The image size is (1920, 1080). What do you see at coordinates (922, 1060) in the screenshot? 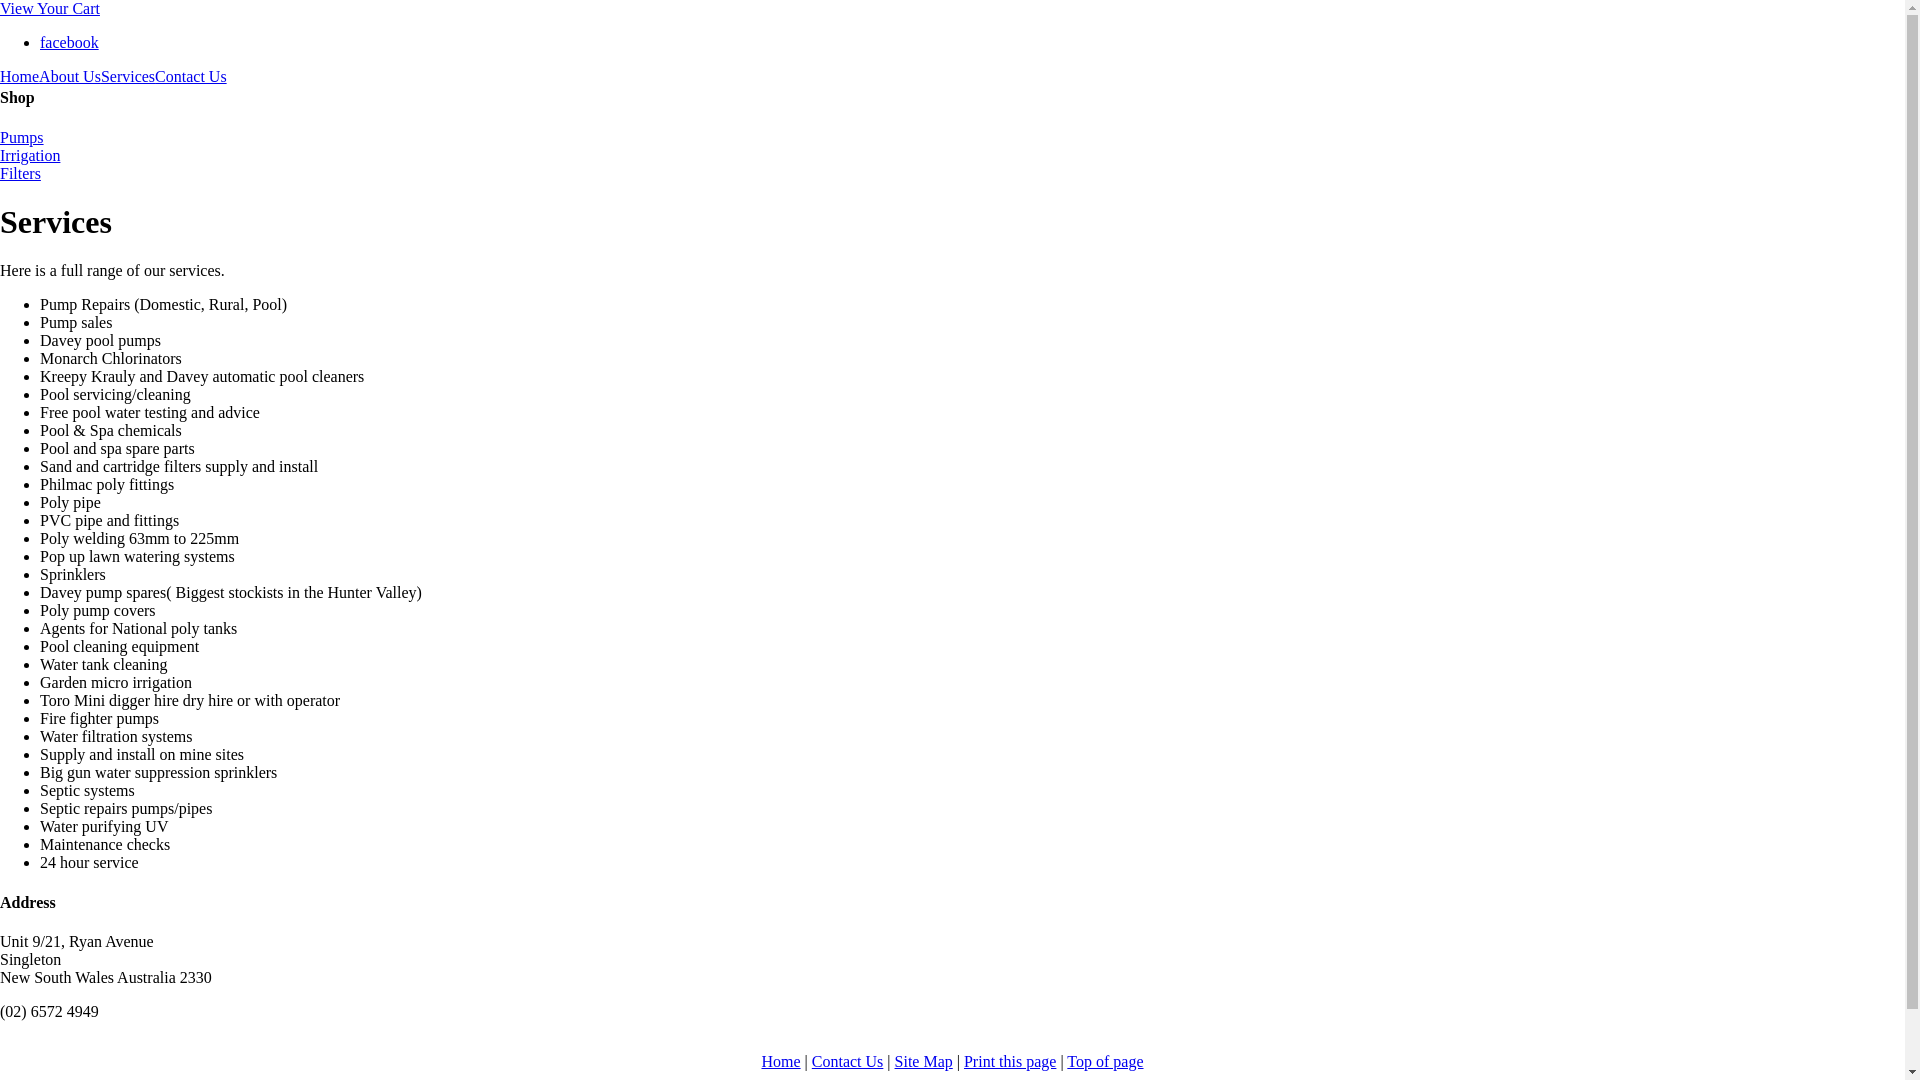
I see `'Site Map'` at bounding box center [922, 1060].